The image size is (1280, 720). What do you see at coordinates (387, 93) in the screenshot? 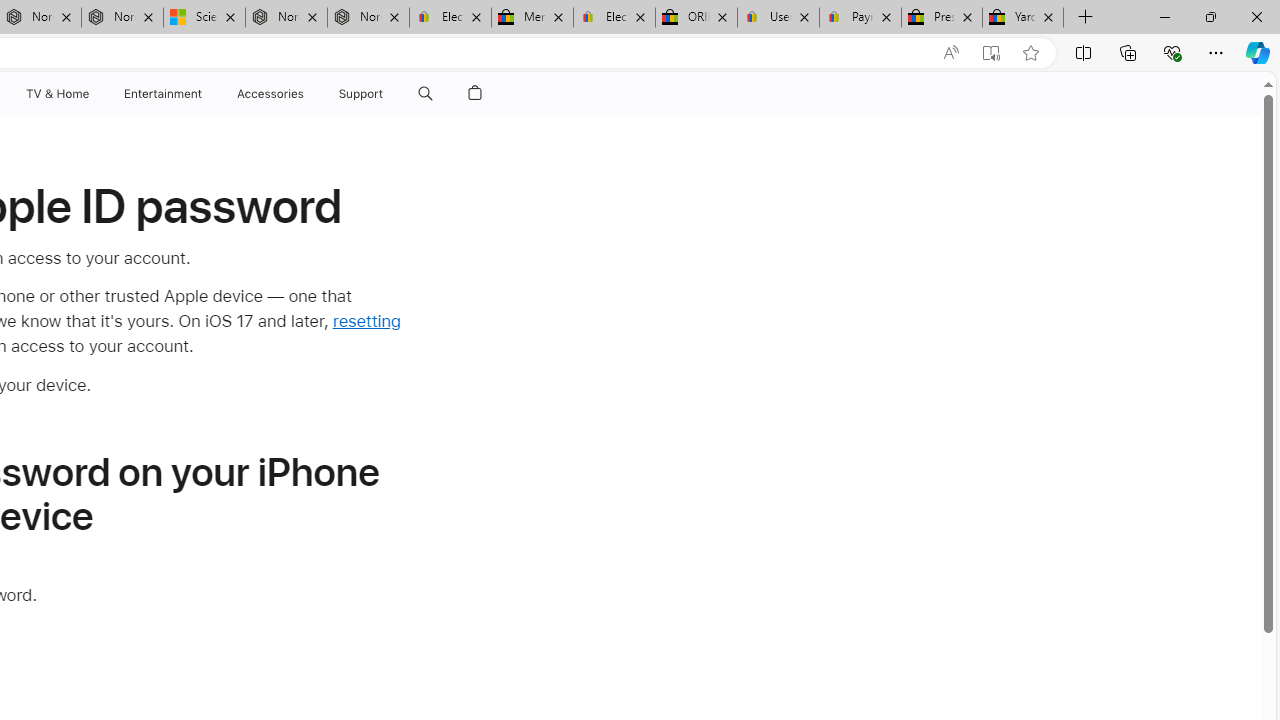
I see `'Class: globalnav-submenu-trigger-item'` at bounding box center [387, 93].